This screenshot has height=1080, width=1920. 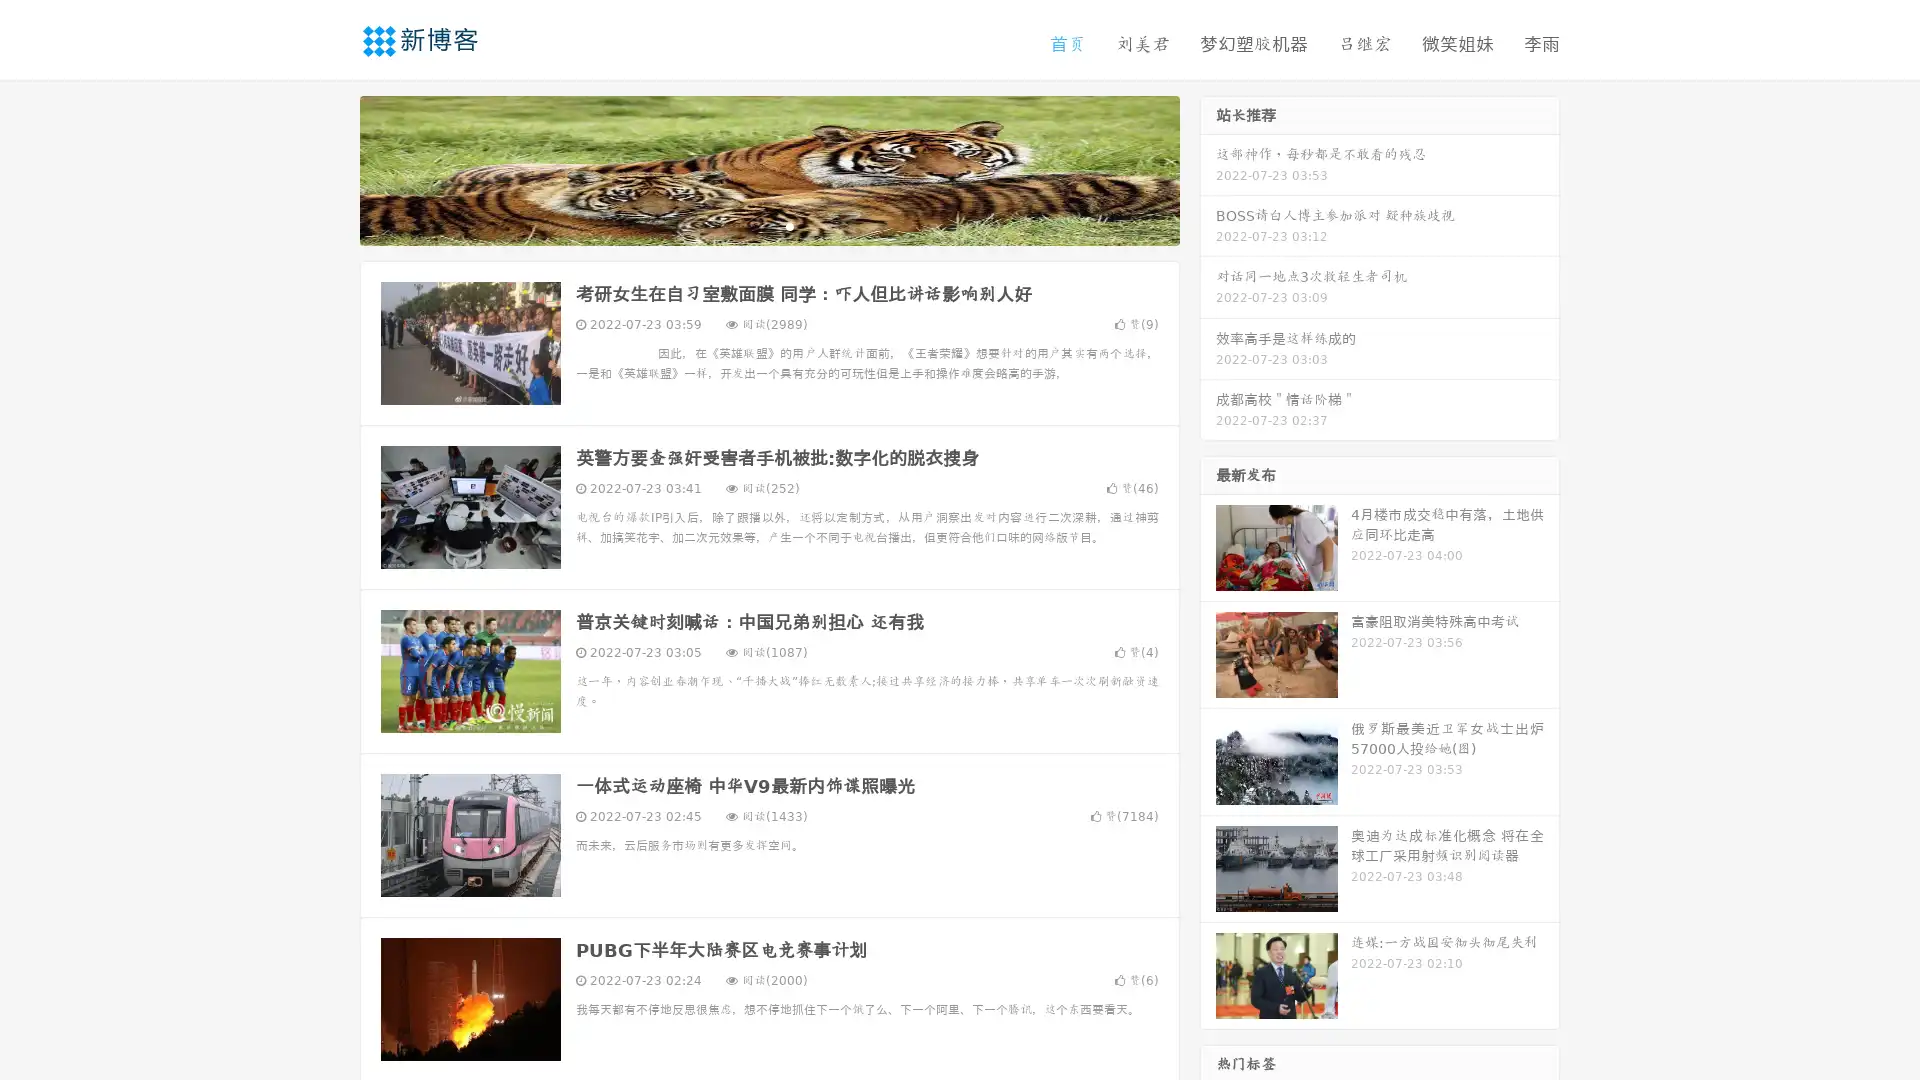 What do you see at coordinates (768, 225) in the screenshot?
I see `Go to slide 2` at bounding box center [768, 225].